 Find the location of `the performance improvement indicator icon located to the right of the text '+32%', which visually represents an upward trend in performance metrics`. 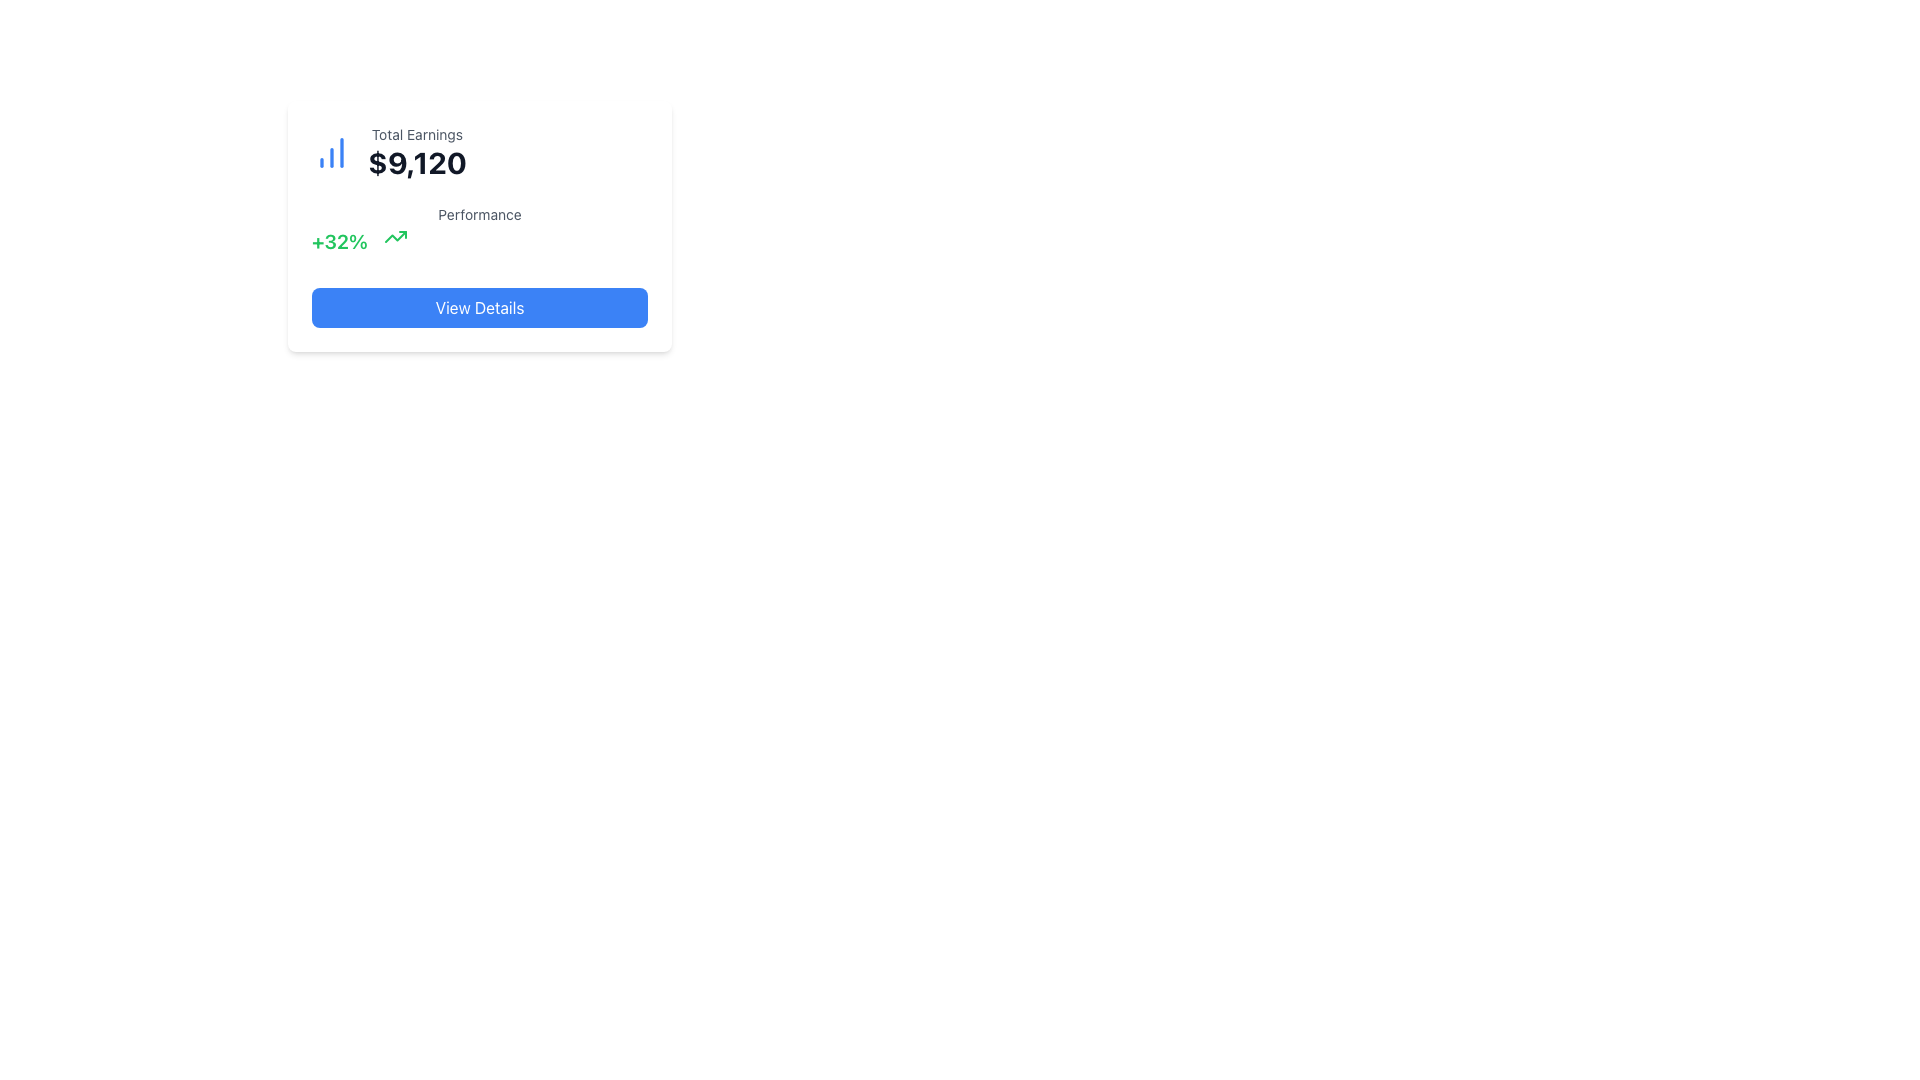

the performance improvement indicator icon located to the right of the text '+32%', which visually represents an upward trend in performance metrics is located at coordinates (395, 235).